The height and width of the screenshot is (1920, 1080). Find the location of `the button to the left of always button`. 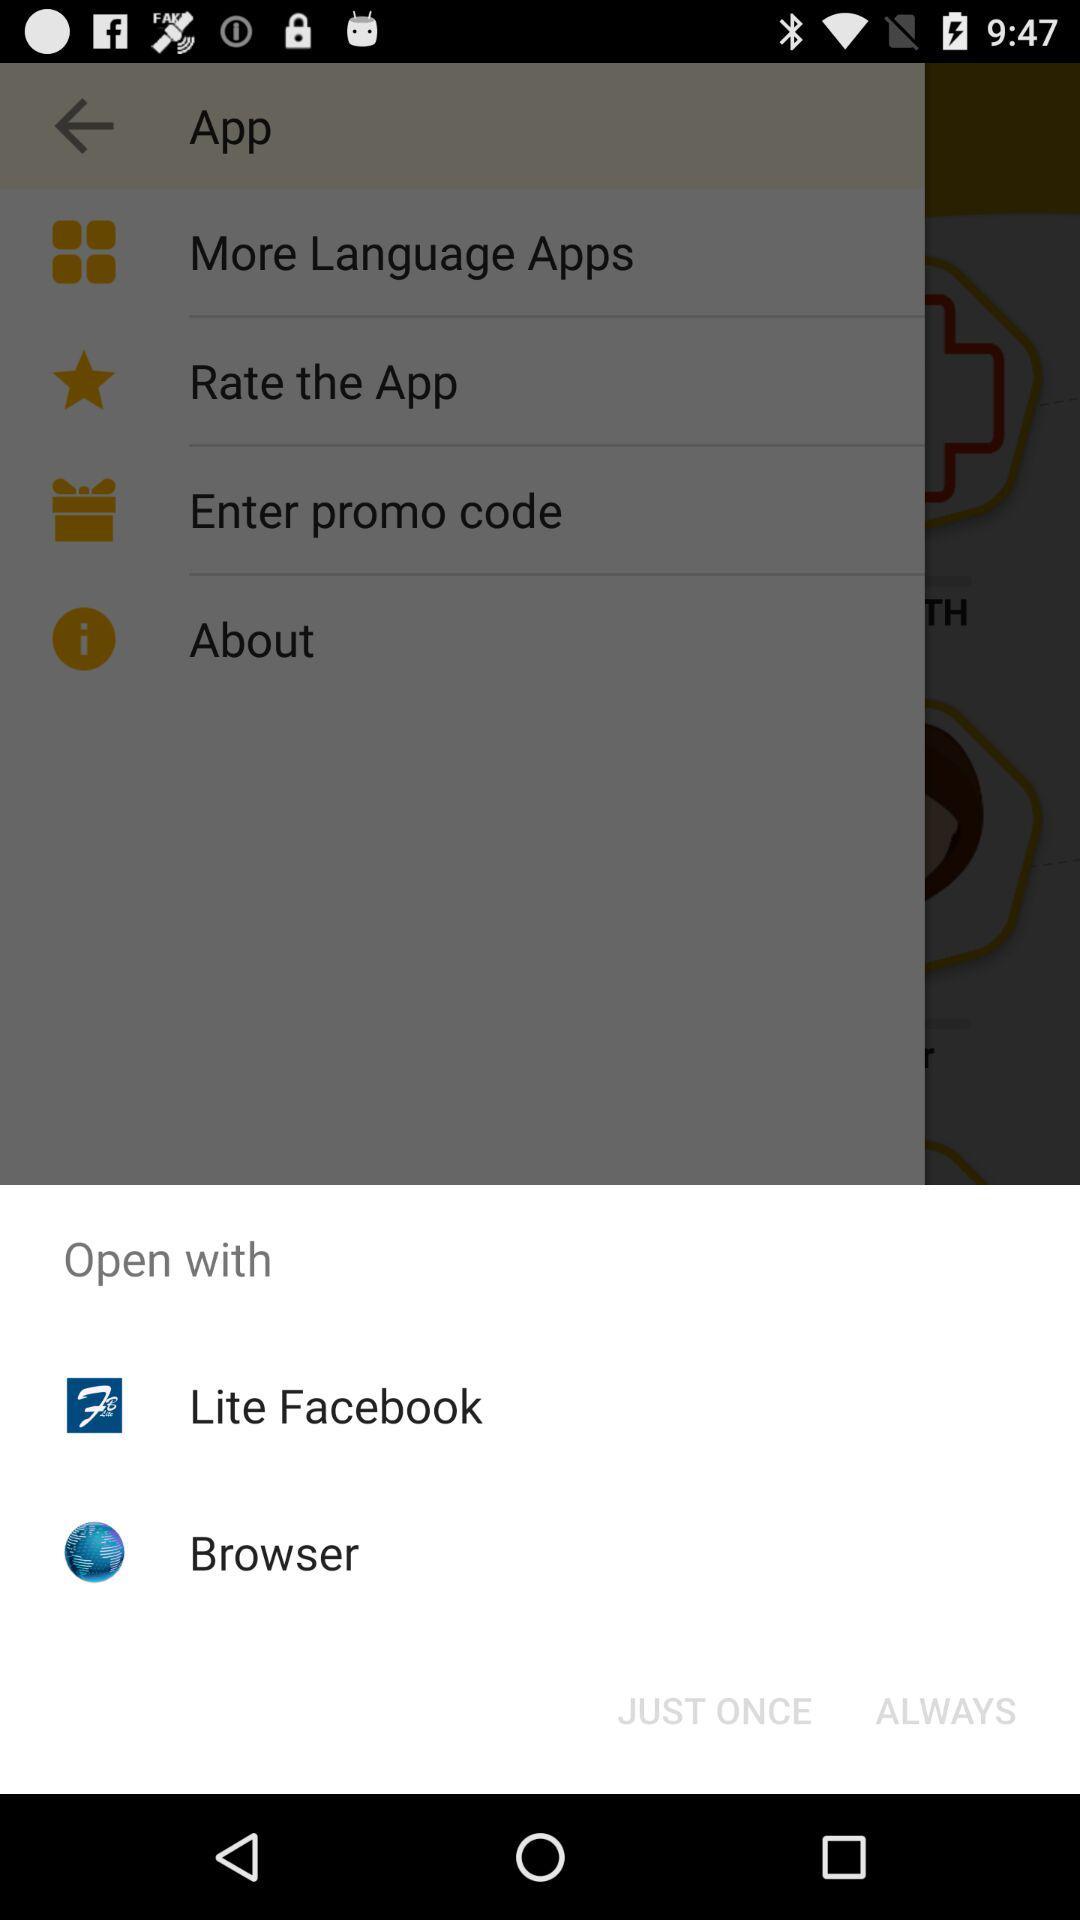

the button to the left of always button is located at coordinates (713, 1708).